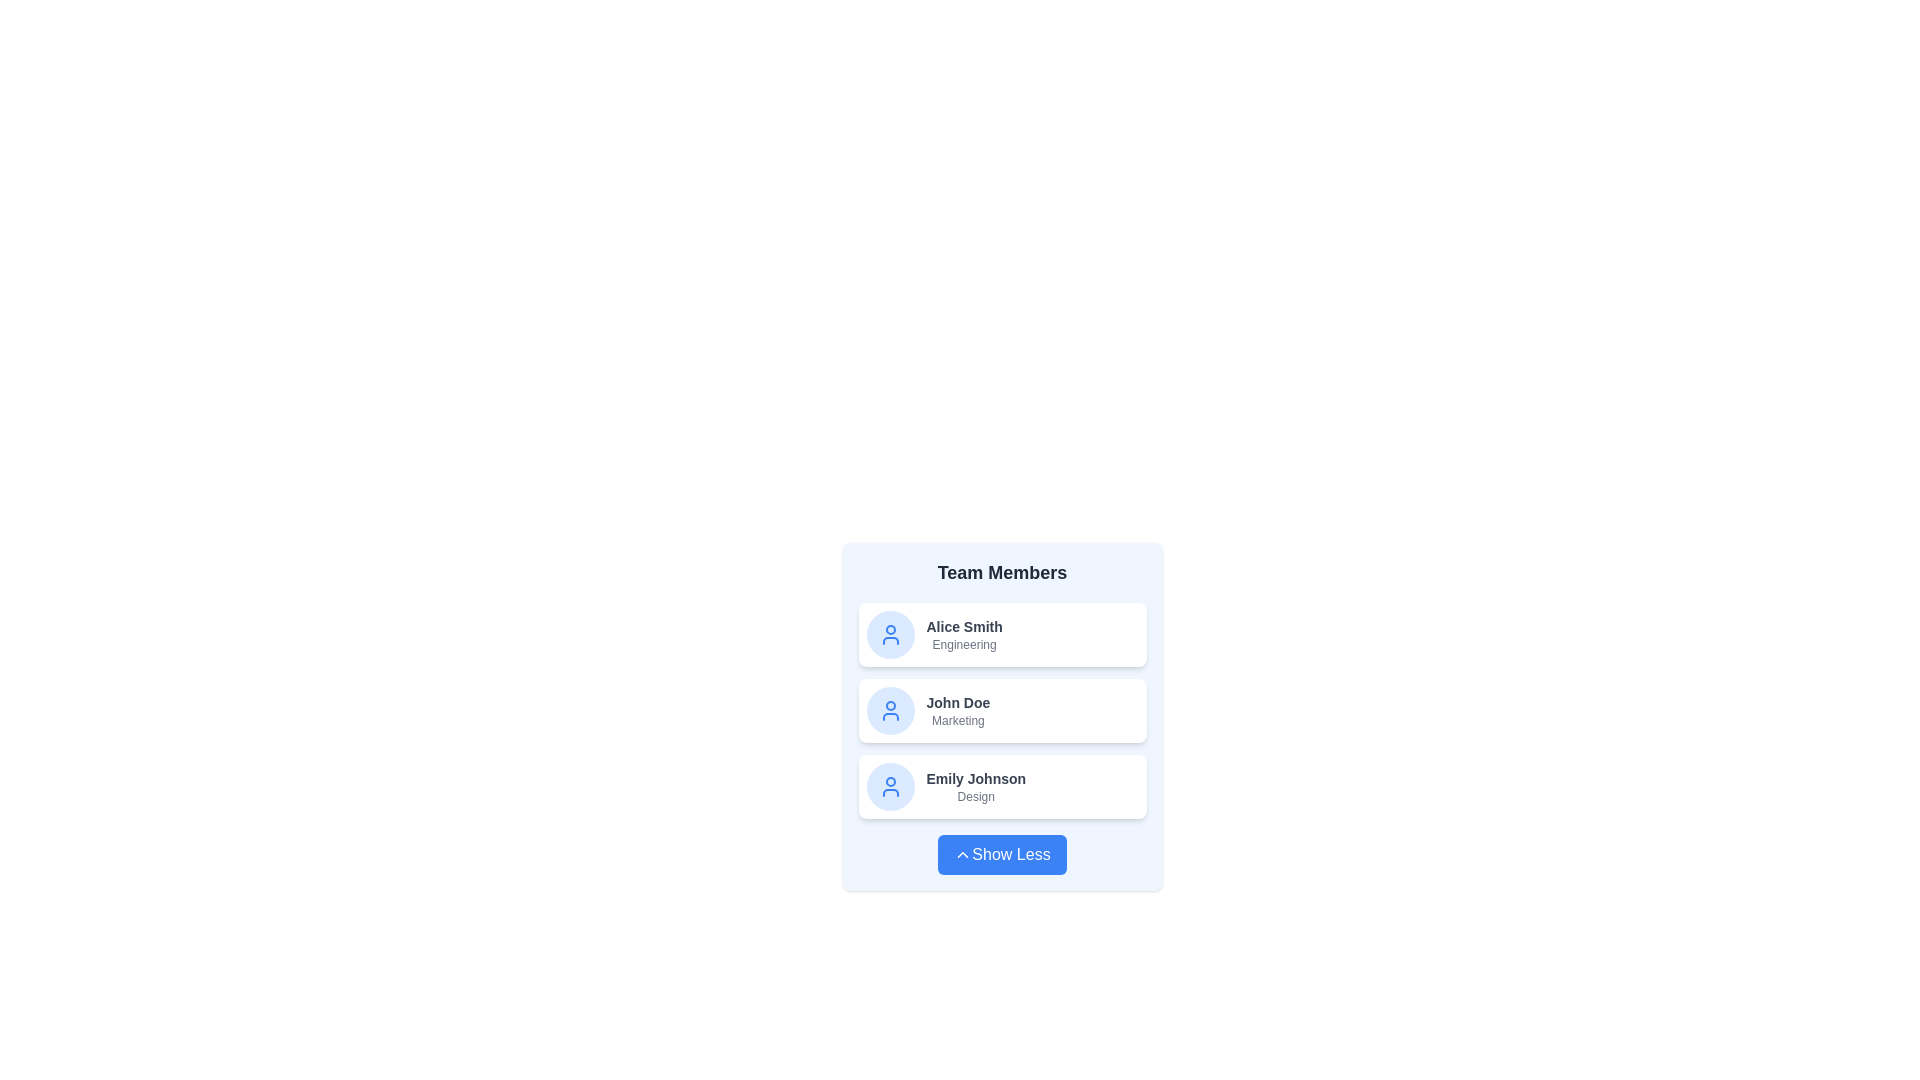 Image resolution: width=1920 pixels, height=1080 pixels. What do you see at coordinates (957, 701) in the screenshot?
I see `text from the Text Label displaying 'John Doe' located in the second row of the 'Team Members' list, which is in bold dark gray font` at bounding box center [957, 701].